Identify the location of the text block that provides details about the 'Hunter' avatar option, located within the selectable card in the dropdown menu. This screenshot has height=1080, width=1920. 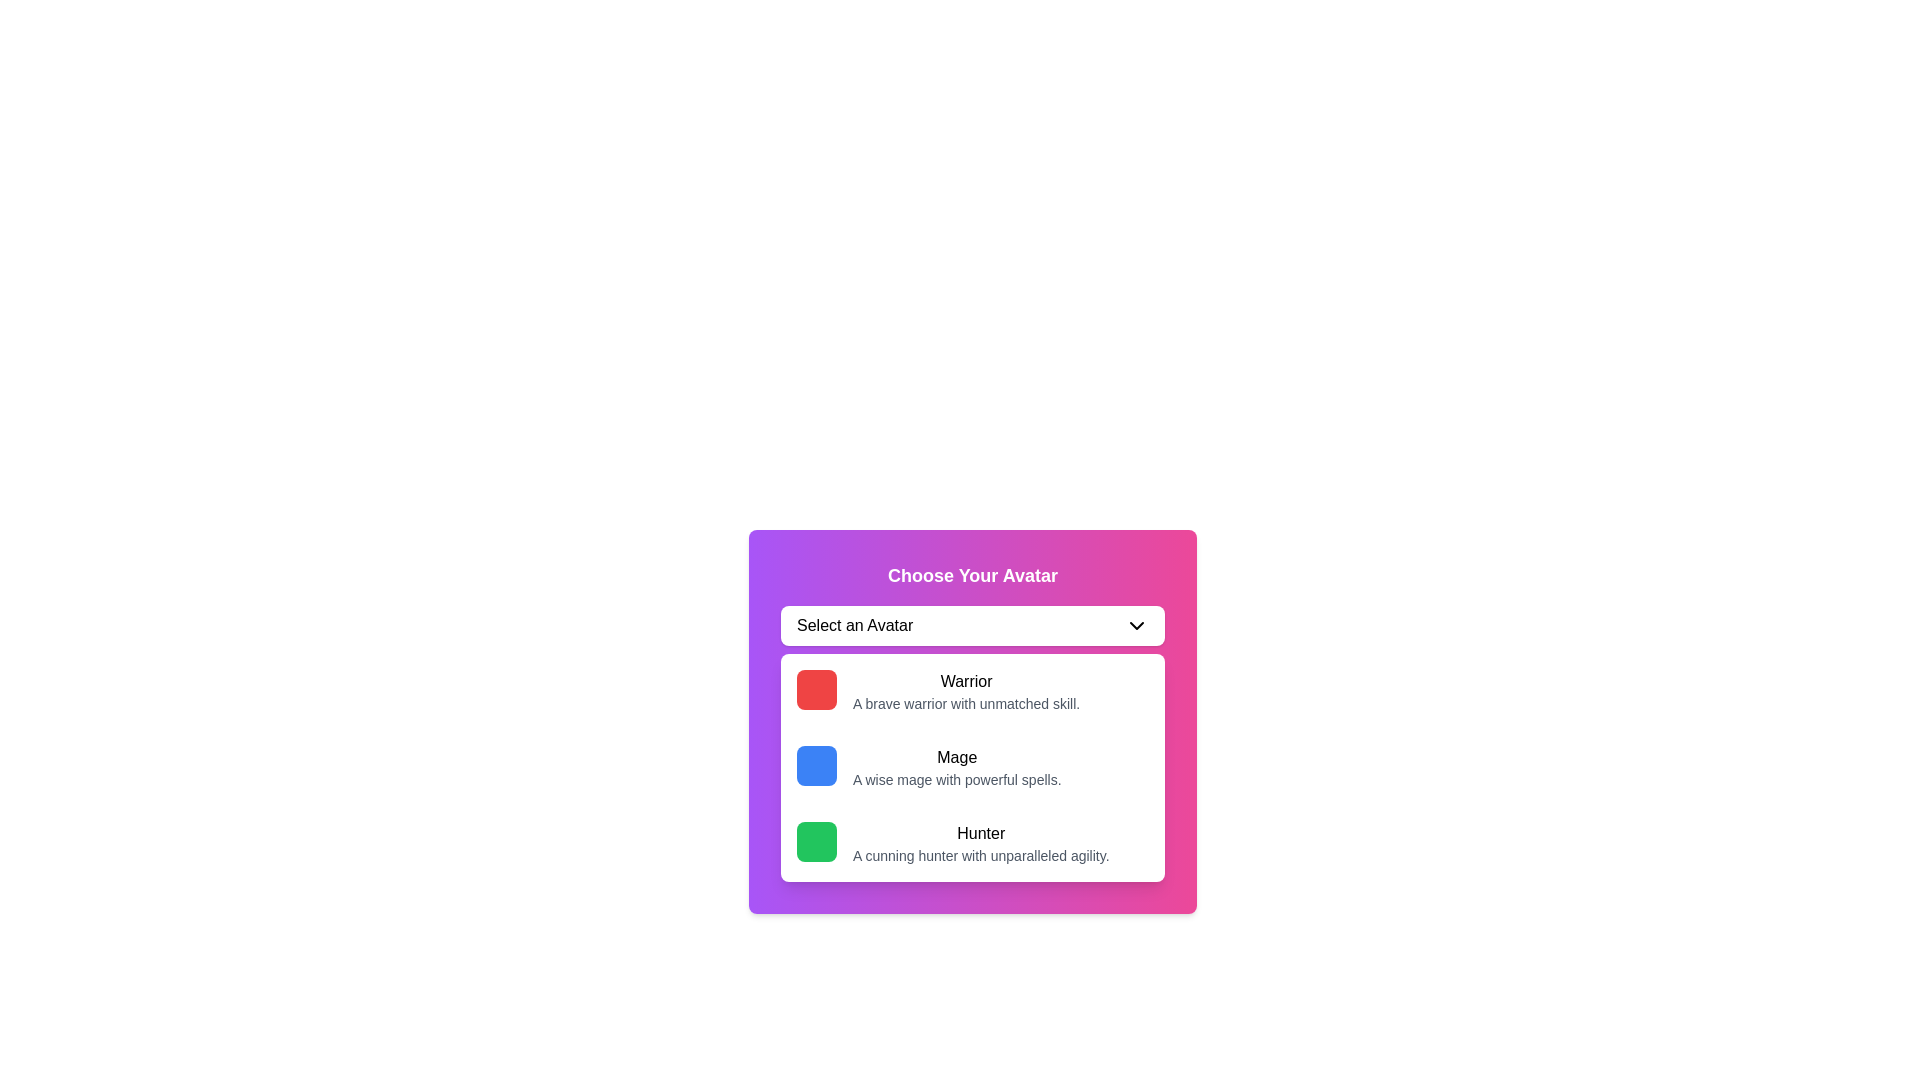
(981, 844).